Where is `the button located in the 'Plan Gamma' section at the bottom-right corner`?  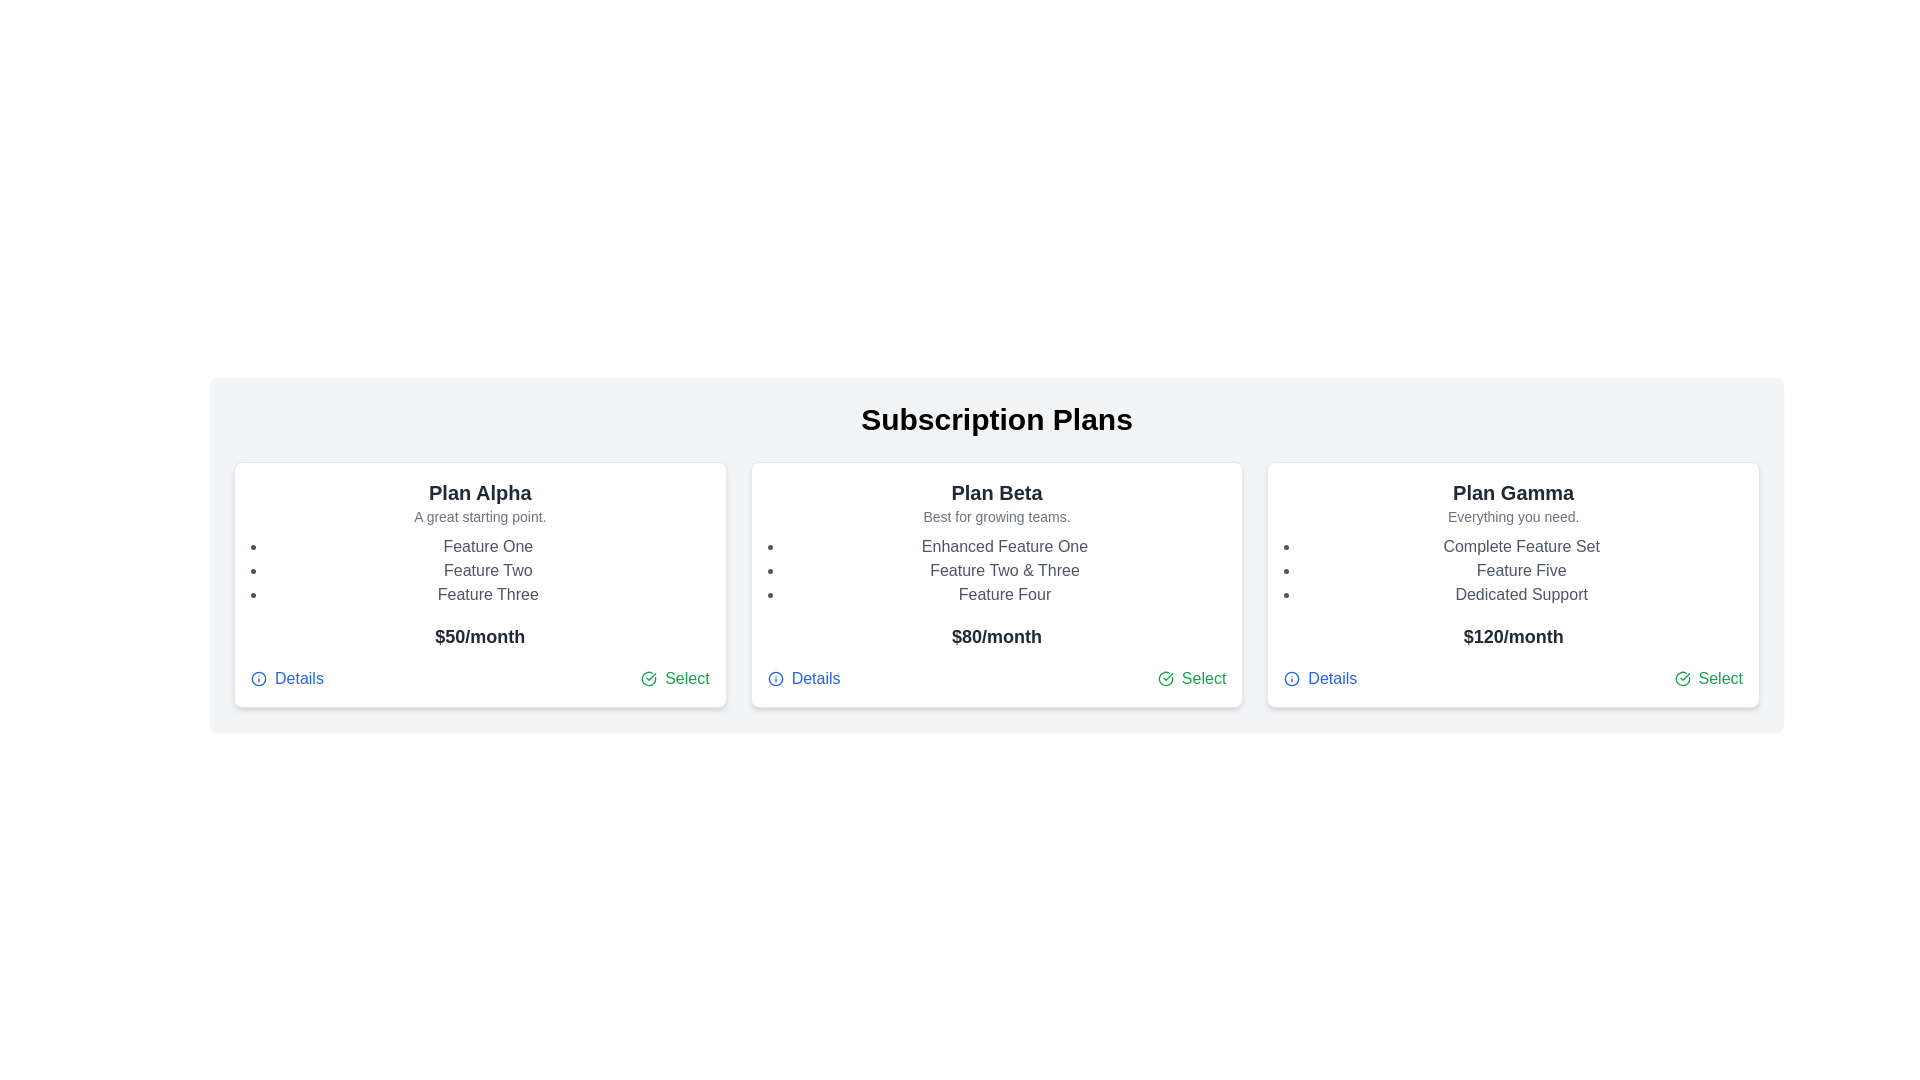 the button located in the 'Plan Gamma' section at the bottom-right corner is located at coordinates (1707, 677).